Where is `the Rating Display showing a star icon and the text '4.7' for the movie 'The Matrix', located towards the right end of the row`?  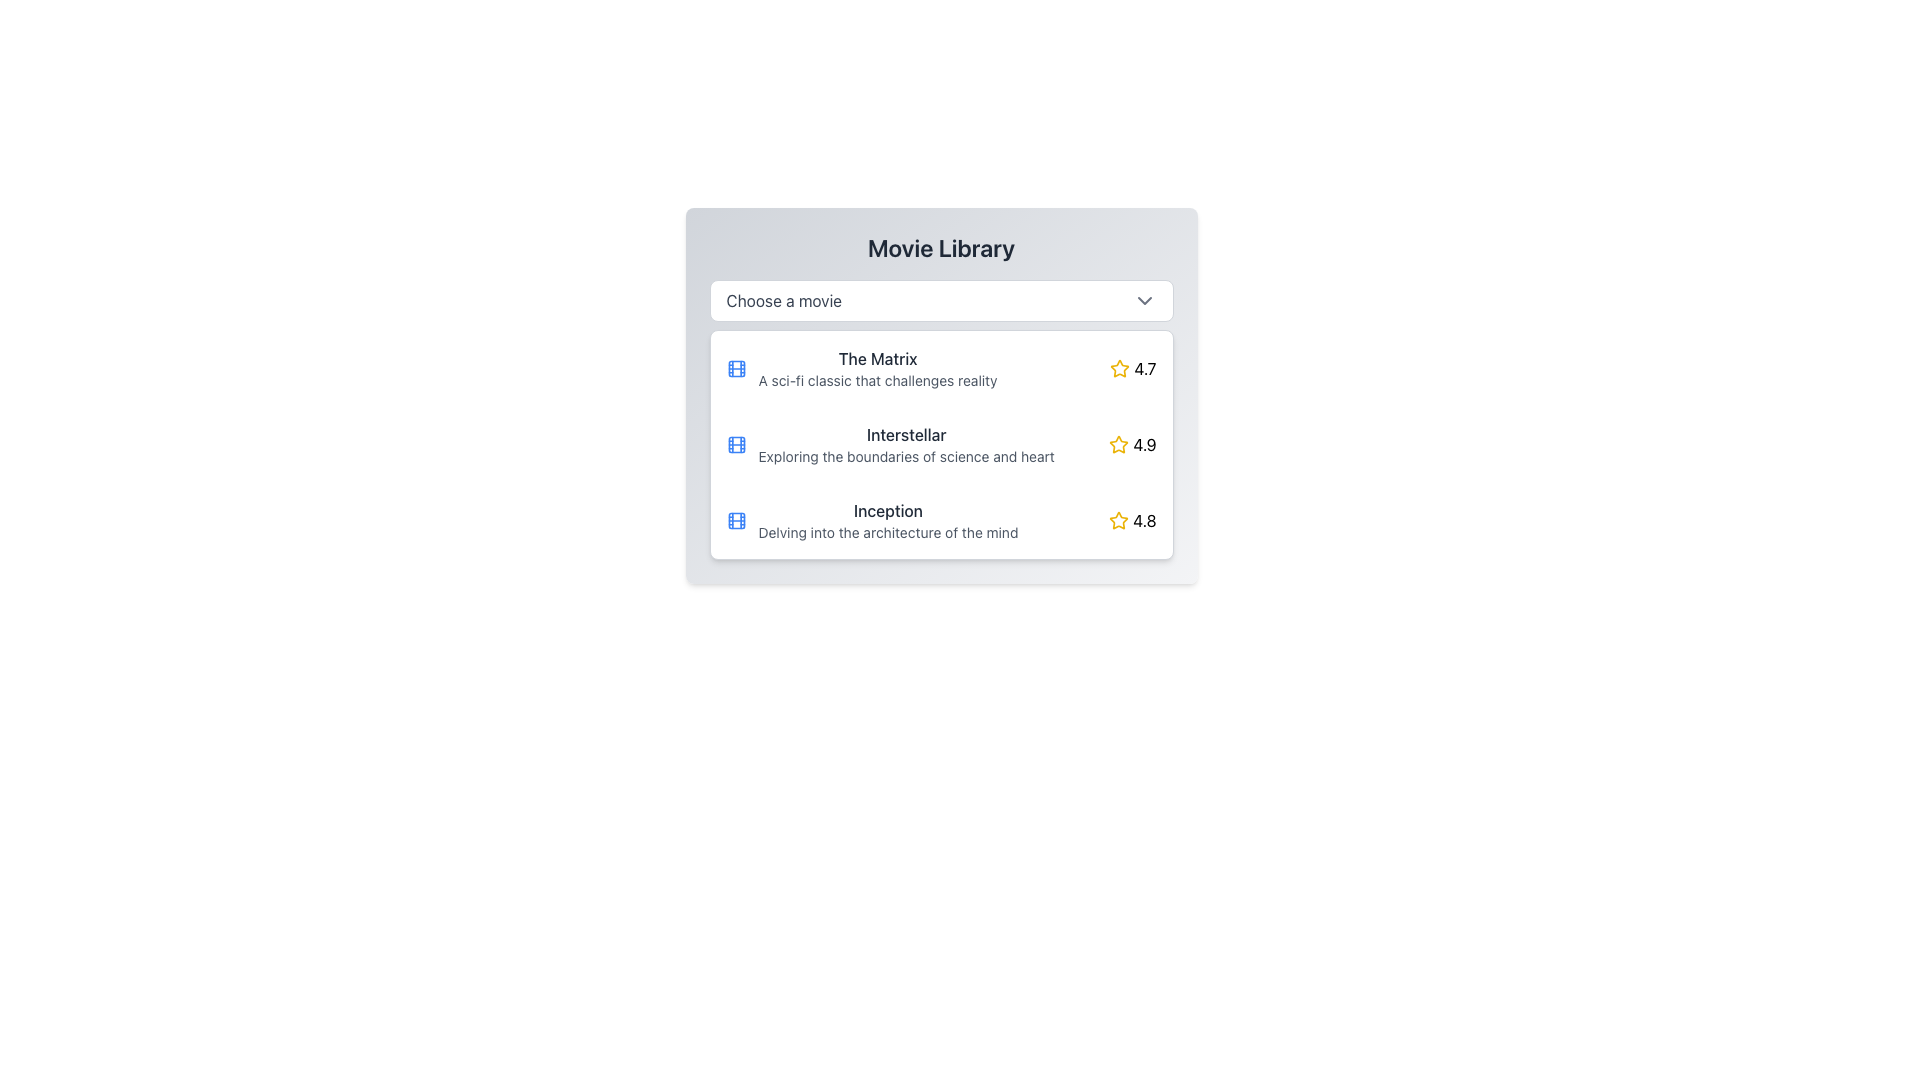 the Rating Display showing a star icon and the text '4.7' for the movie 'The Matrix', located towards the right end of the row is located at coordinates (1133, 369).